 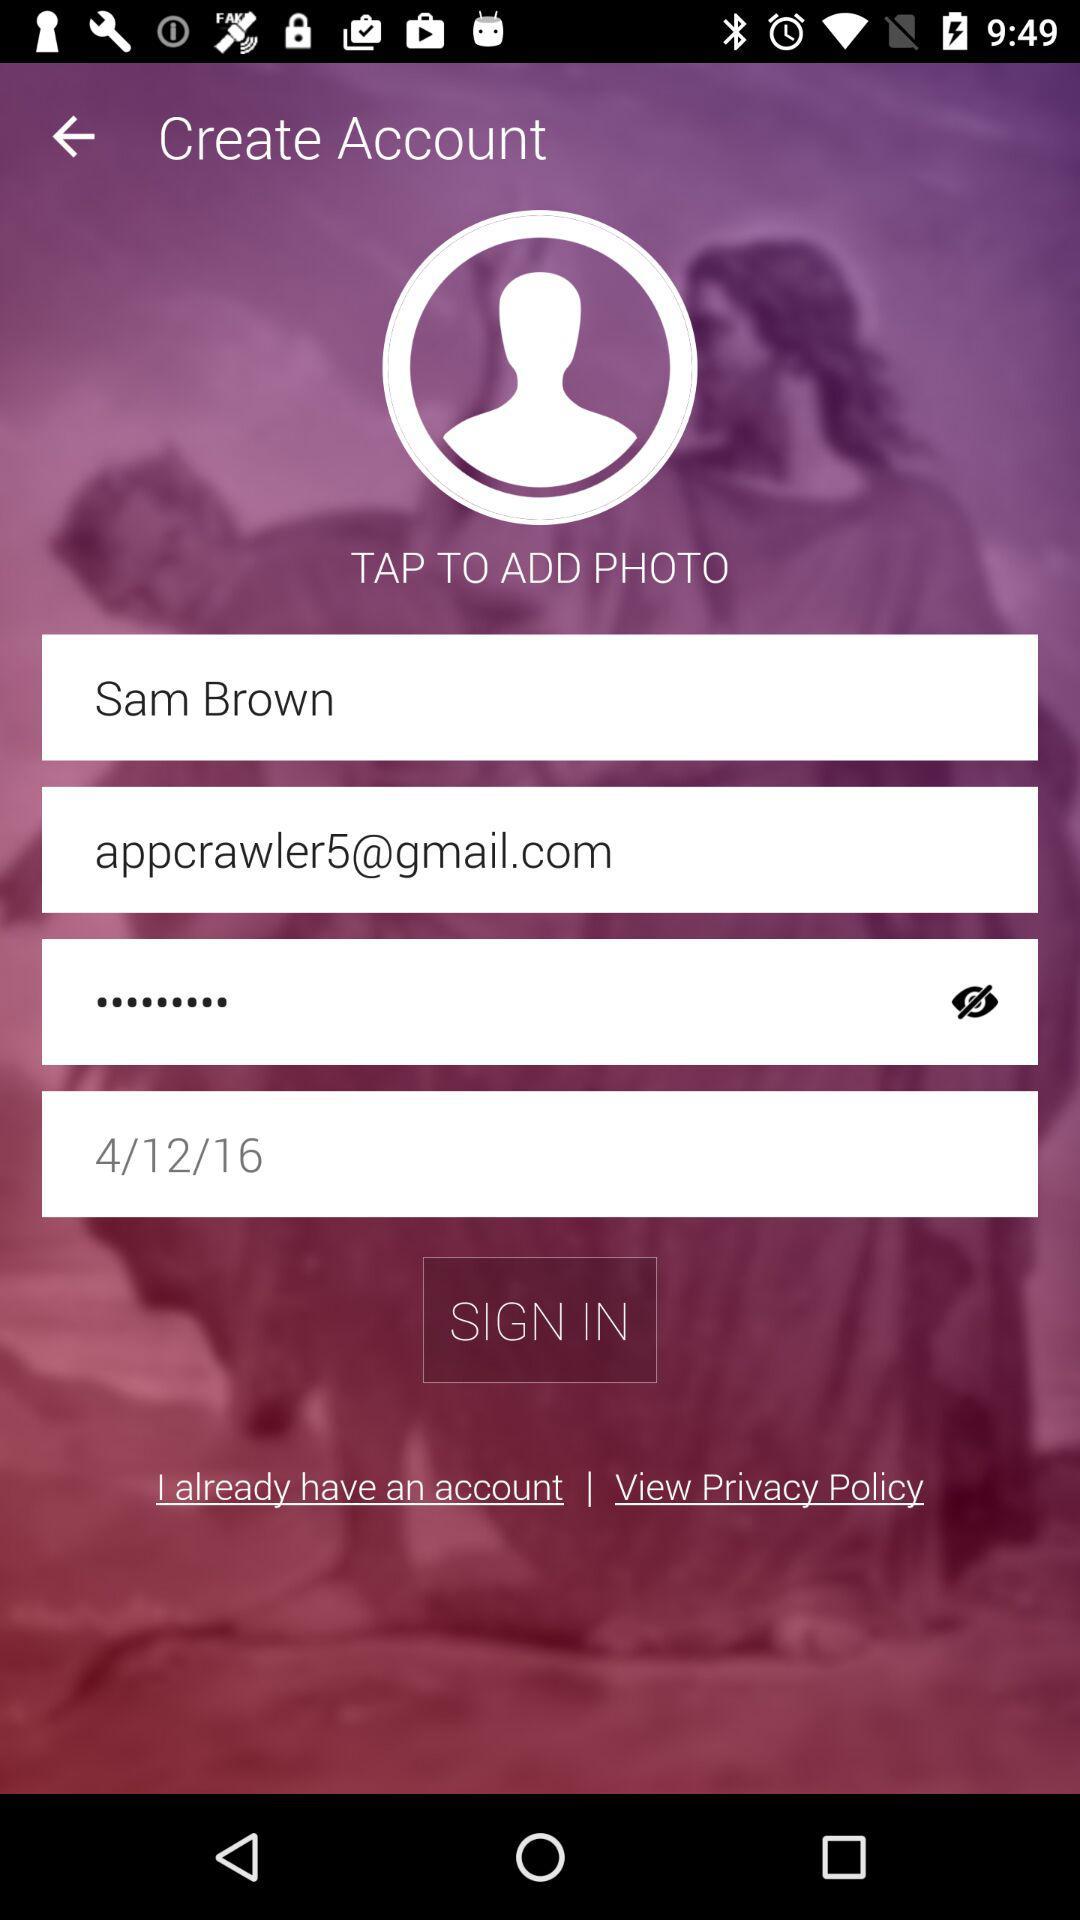 What do you see at coordinates (974, 1002) in the screenshot?
I see `item next to the crowd3116 icon` at bounding box center [974, 1002].